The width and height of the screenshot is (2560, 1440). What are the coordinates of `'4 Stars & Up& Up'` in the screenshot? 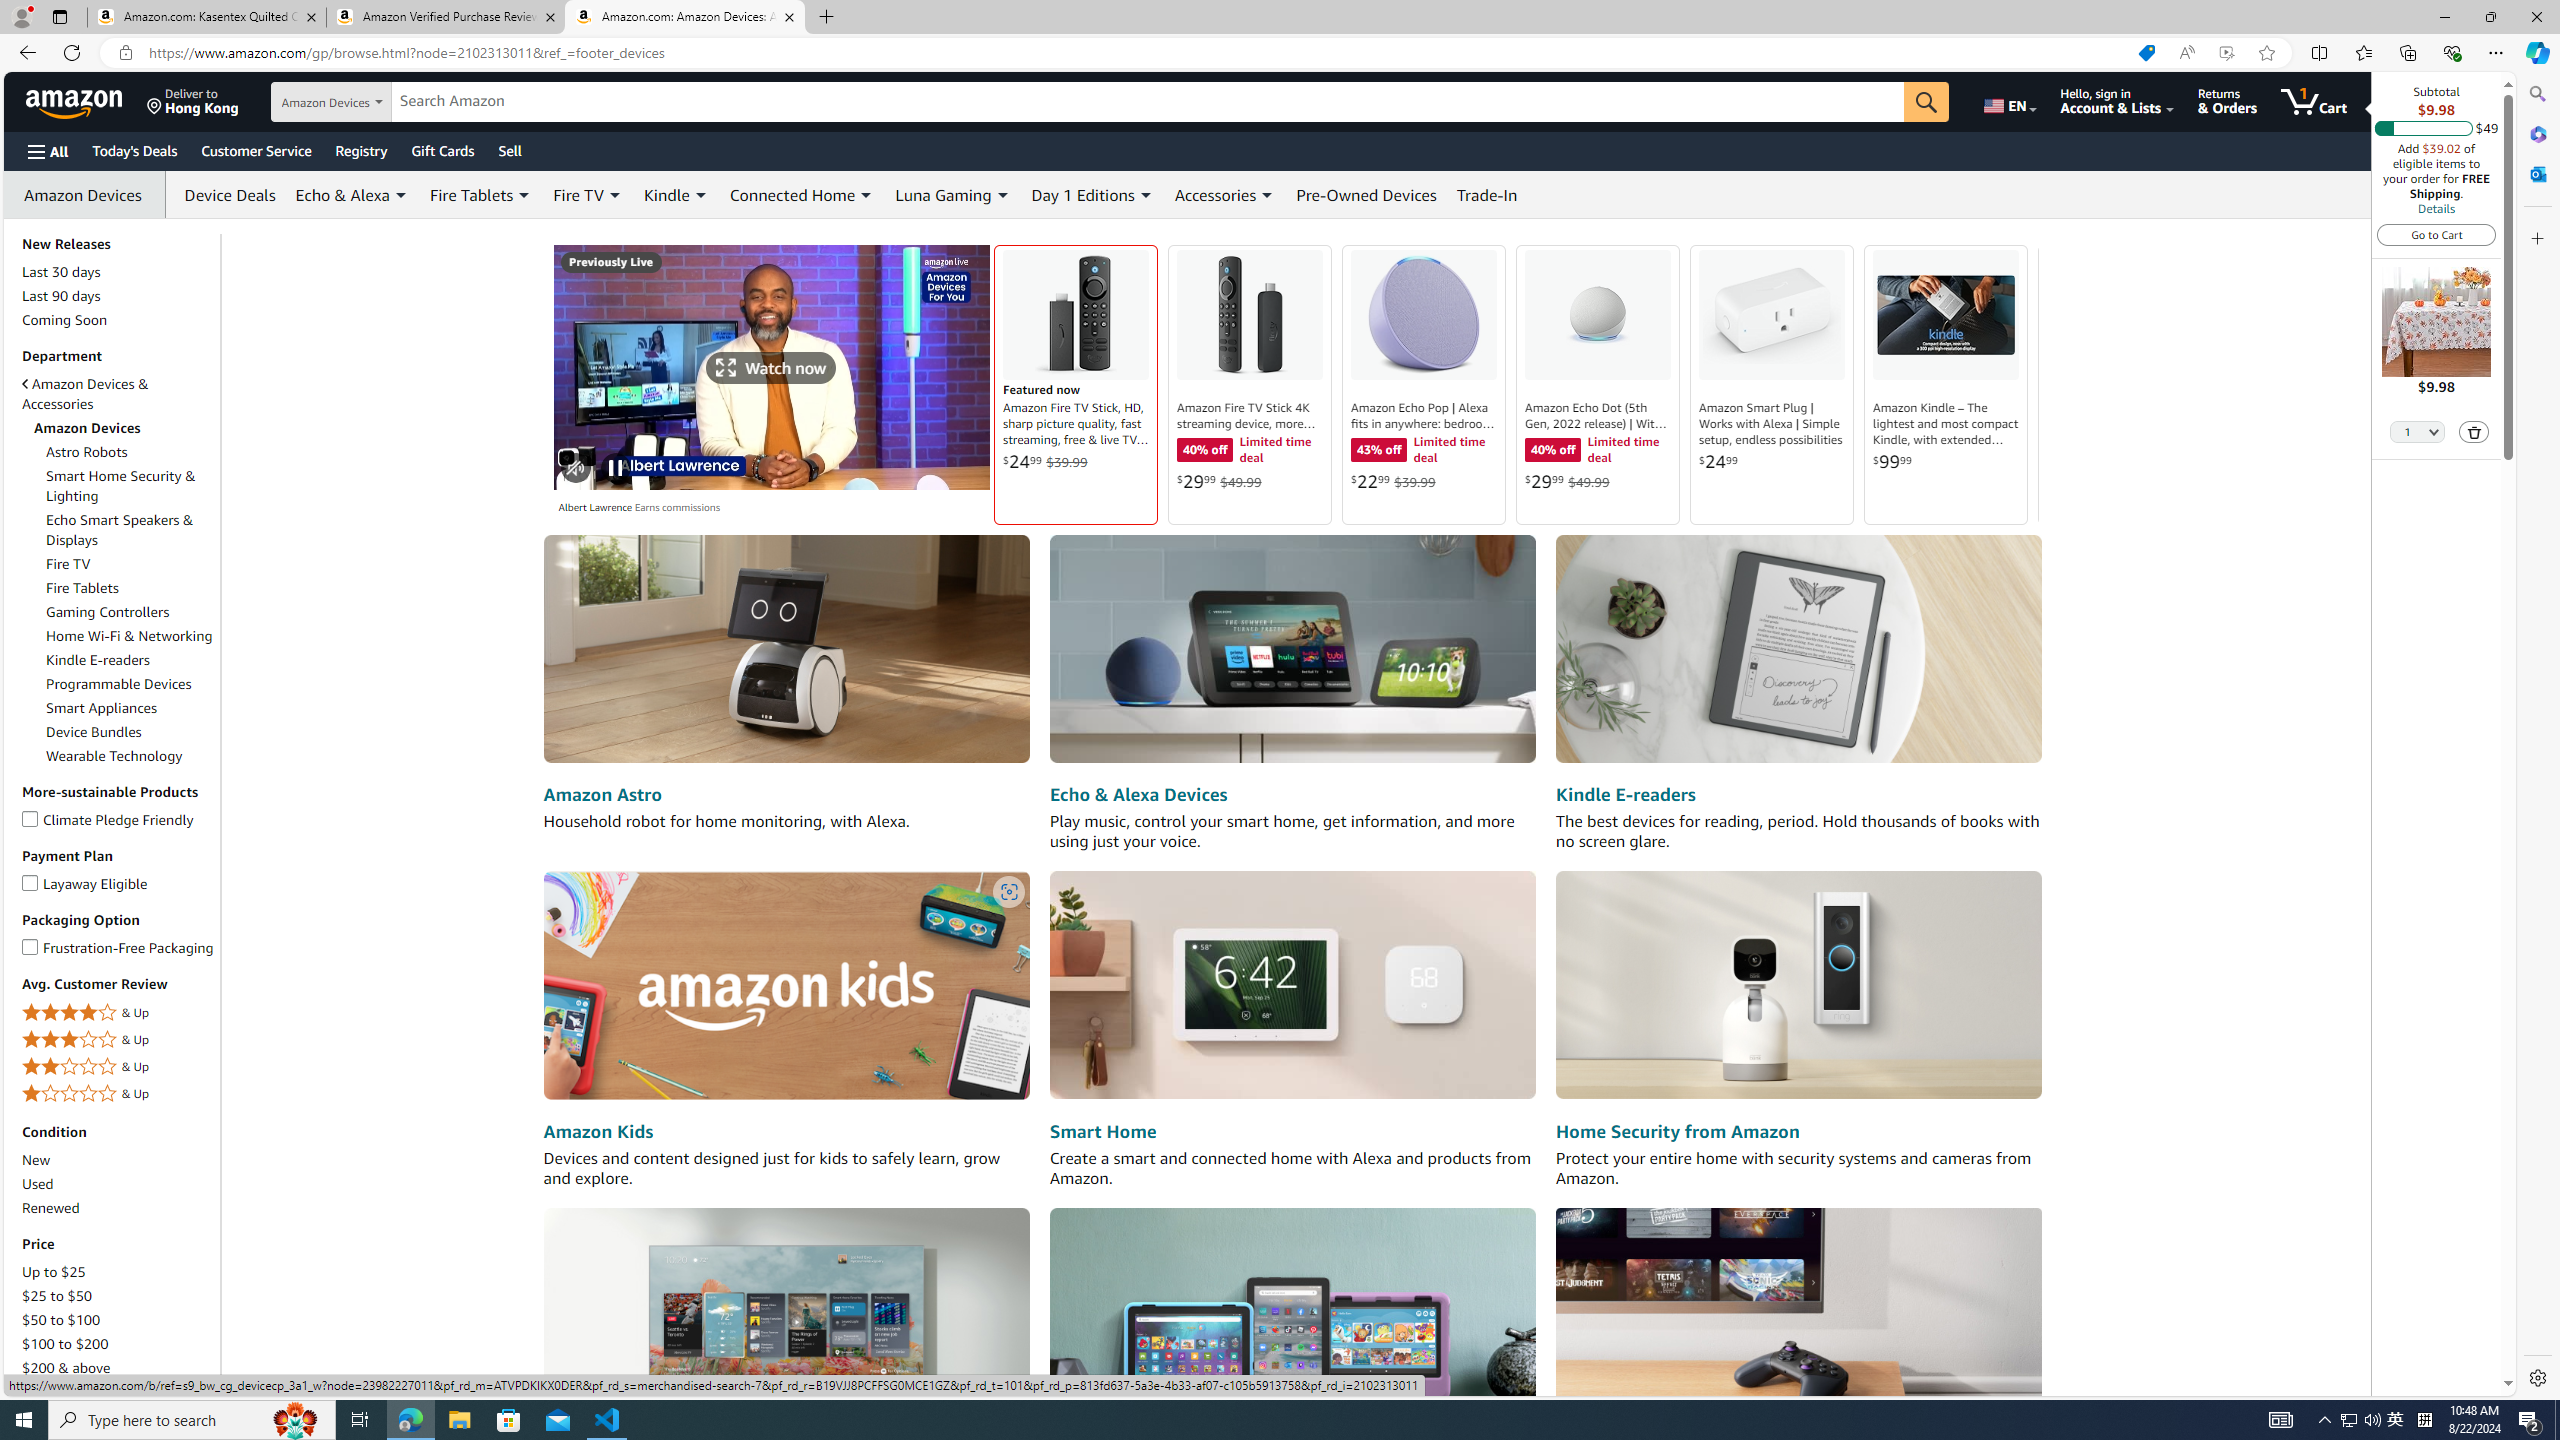 It's located at (118, 1012).